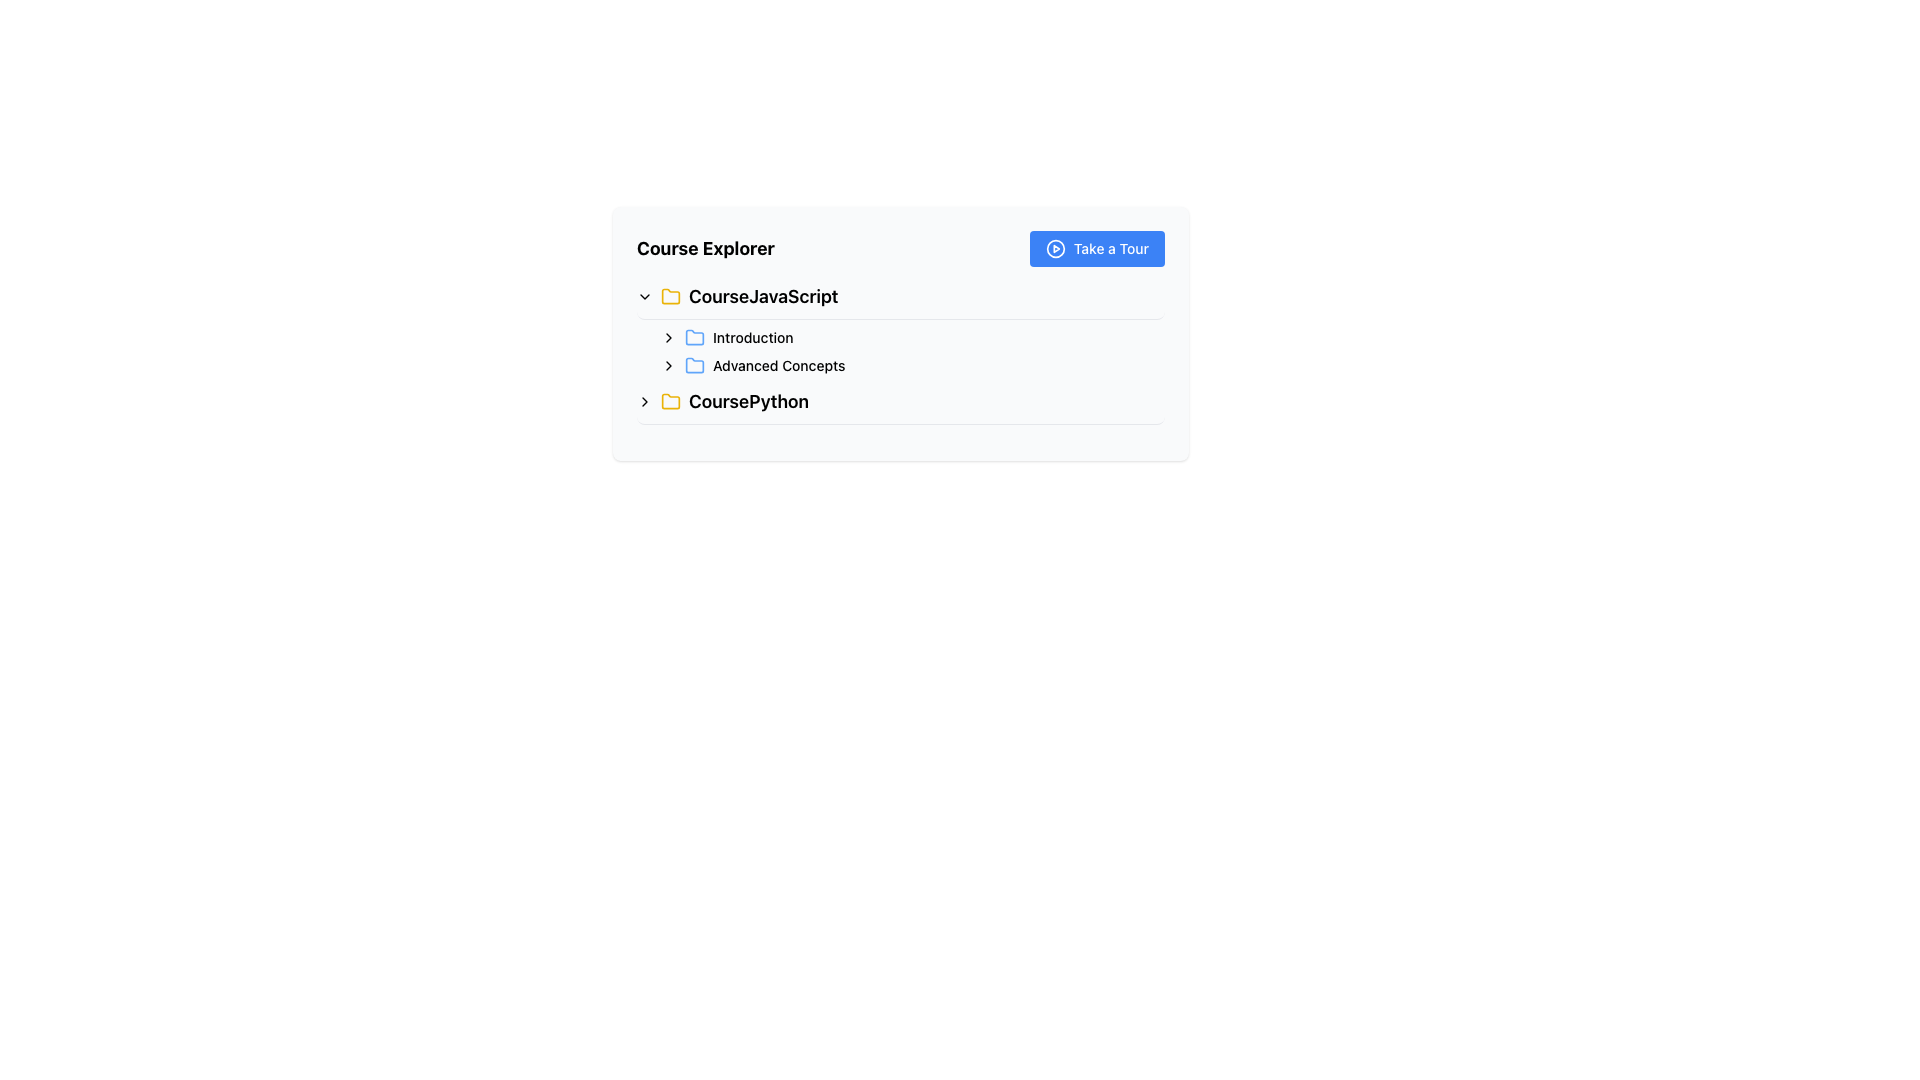 Image resolution: width=1920 pixels, height=1080 pixels. I want to click on the leftmost chevron icon in the 'CoursePython' row, so click(644, 401).